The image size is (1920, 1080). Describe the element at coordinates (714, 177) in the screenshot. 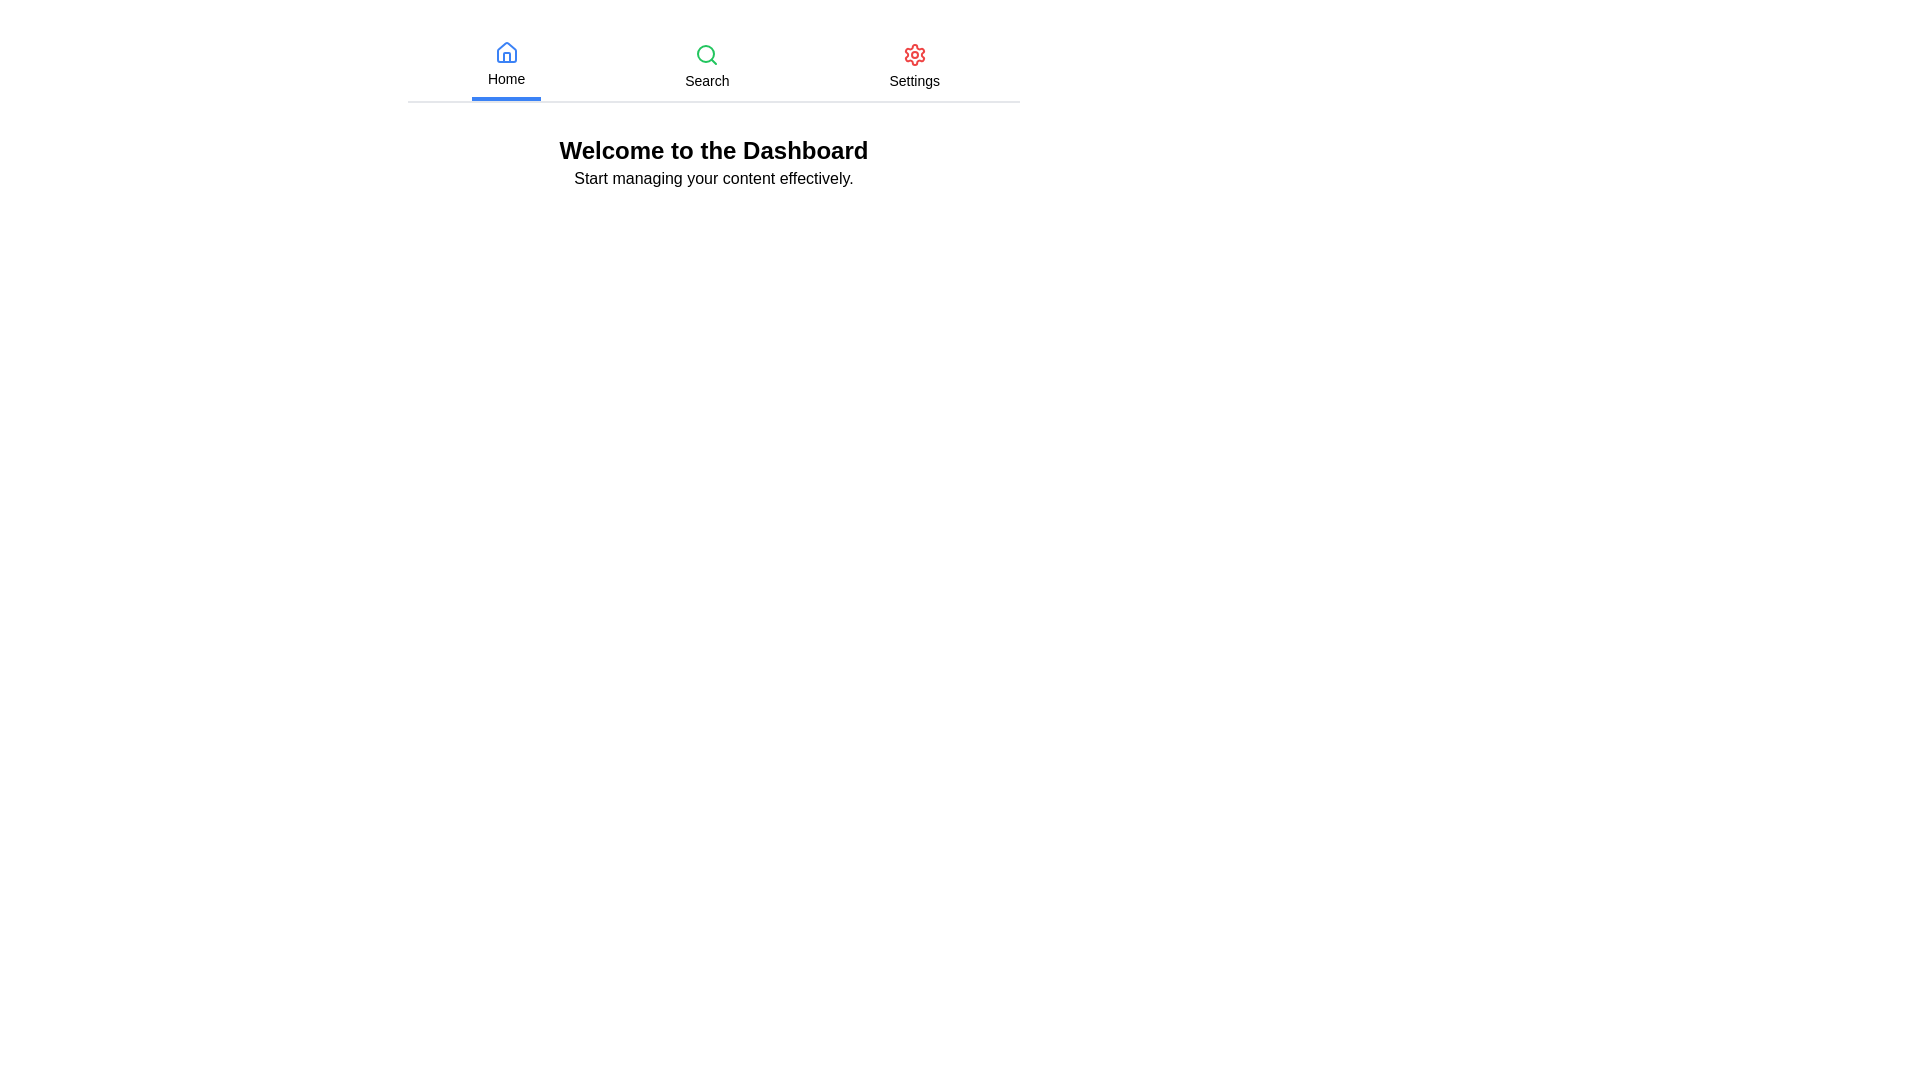

I see `the 'Start managing your content effectively.' text to interact with it` at that location.